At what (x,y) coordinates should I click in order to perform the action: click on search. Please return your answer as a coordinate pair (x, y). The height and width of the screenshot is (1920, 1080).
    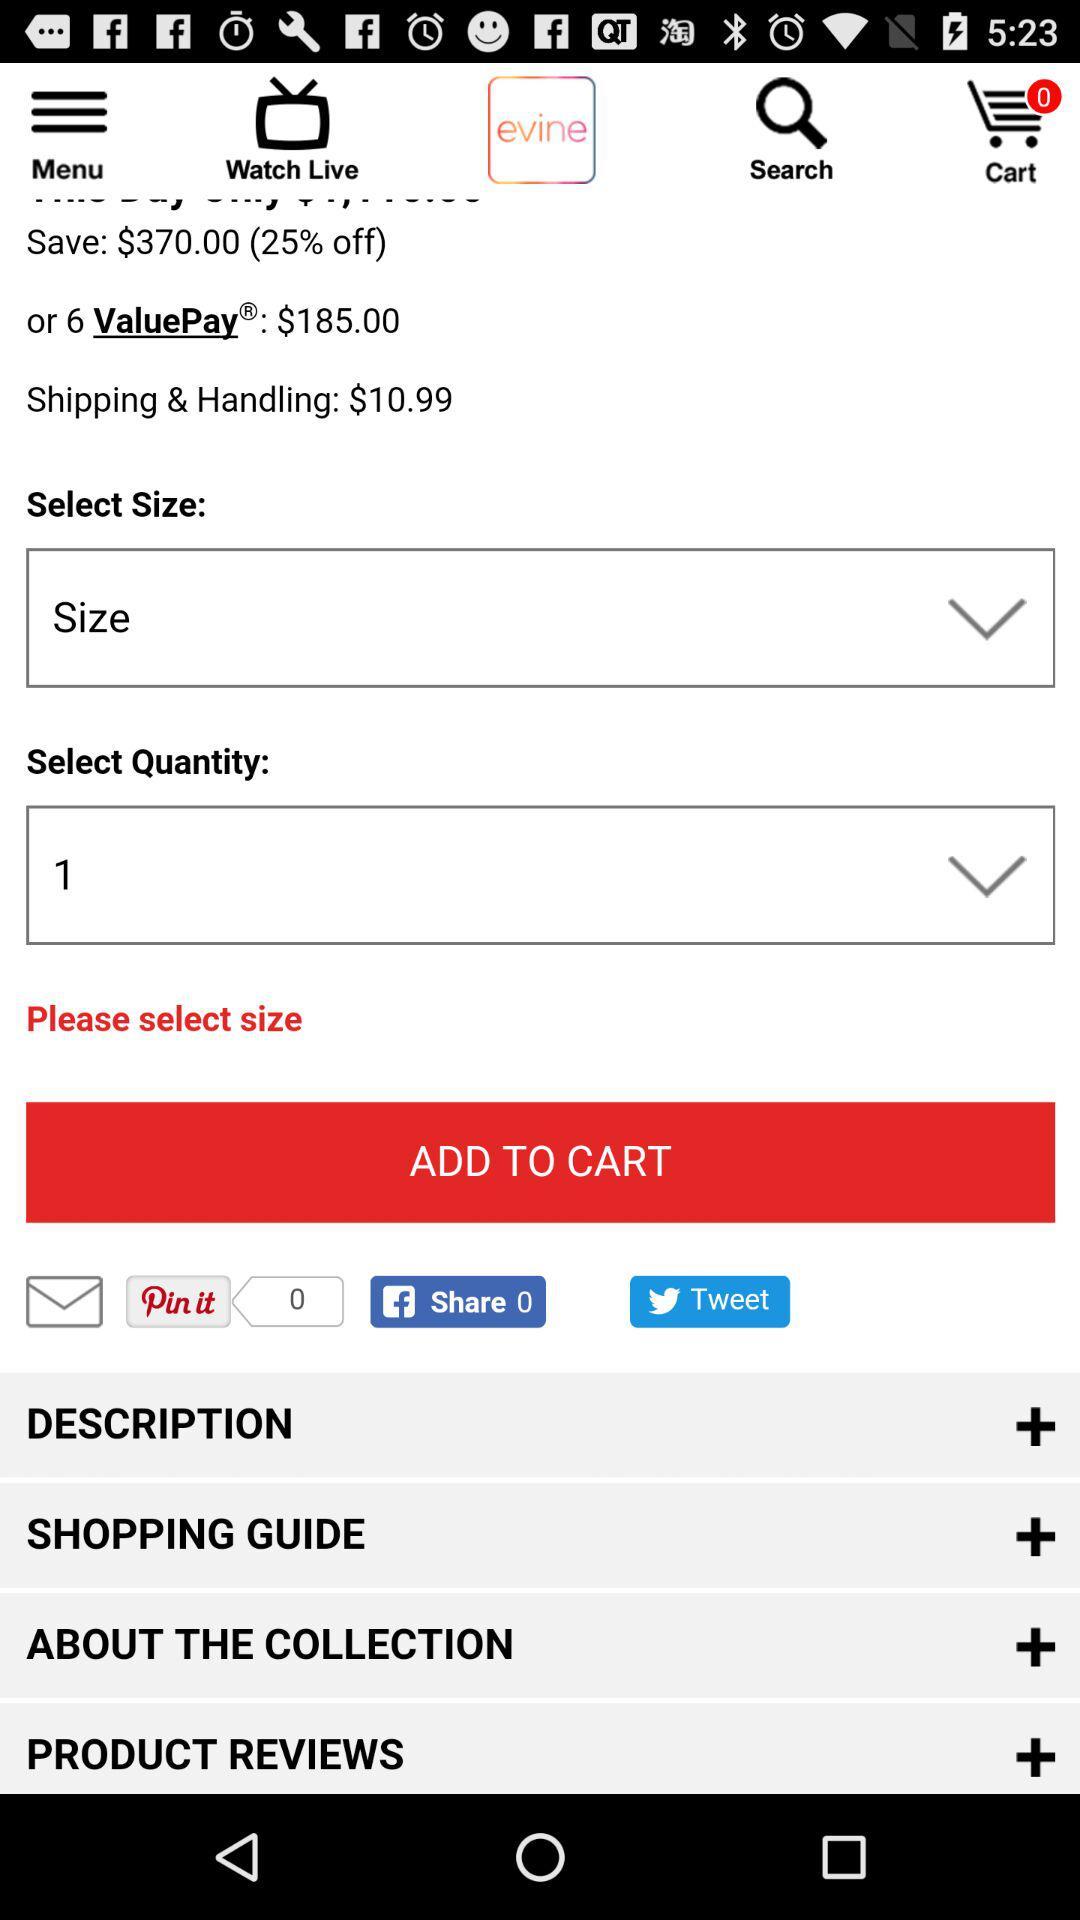
    Looking at the image, I should click on (790, 127).